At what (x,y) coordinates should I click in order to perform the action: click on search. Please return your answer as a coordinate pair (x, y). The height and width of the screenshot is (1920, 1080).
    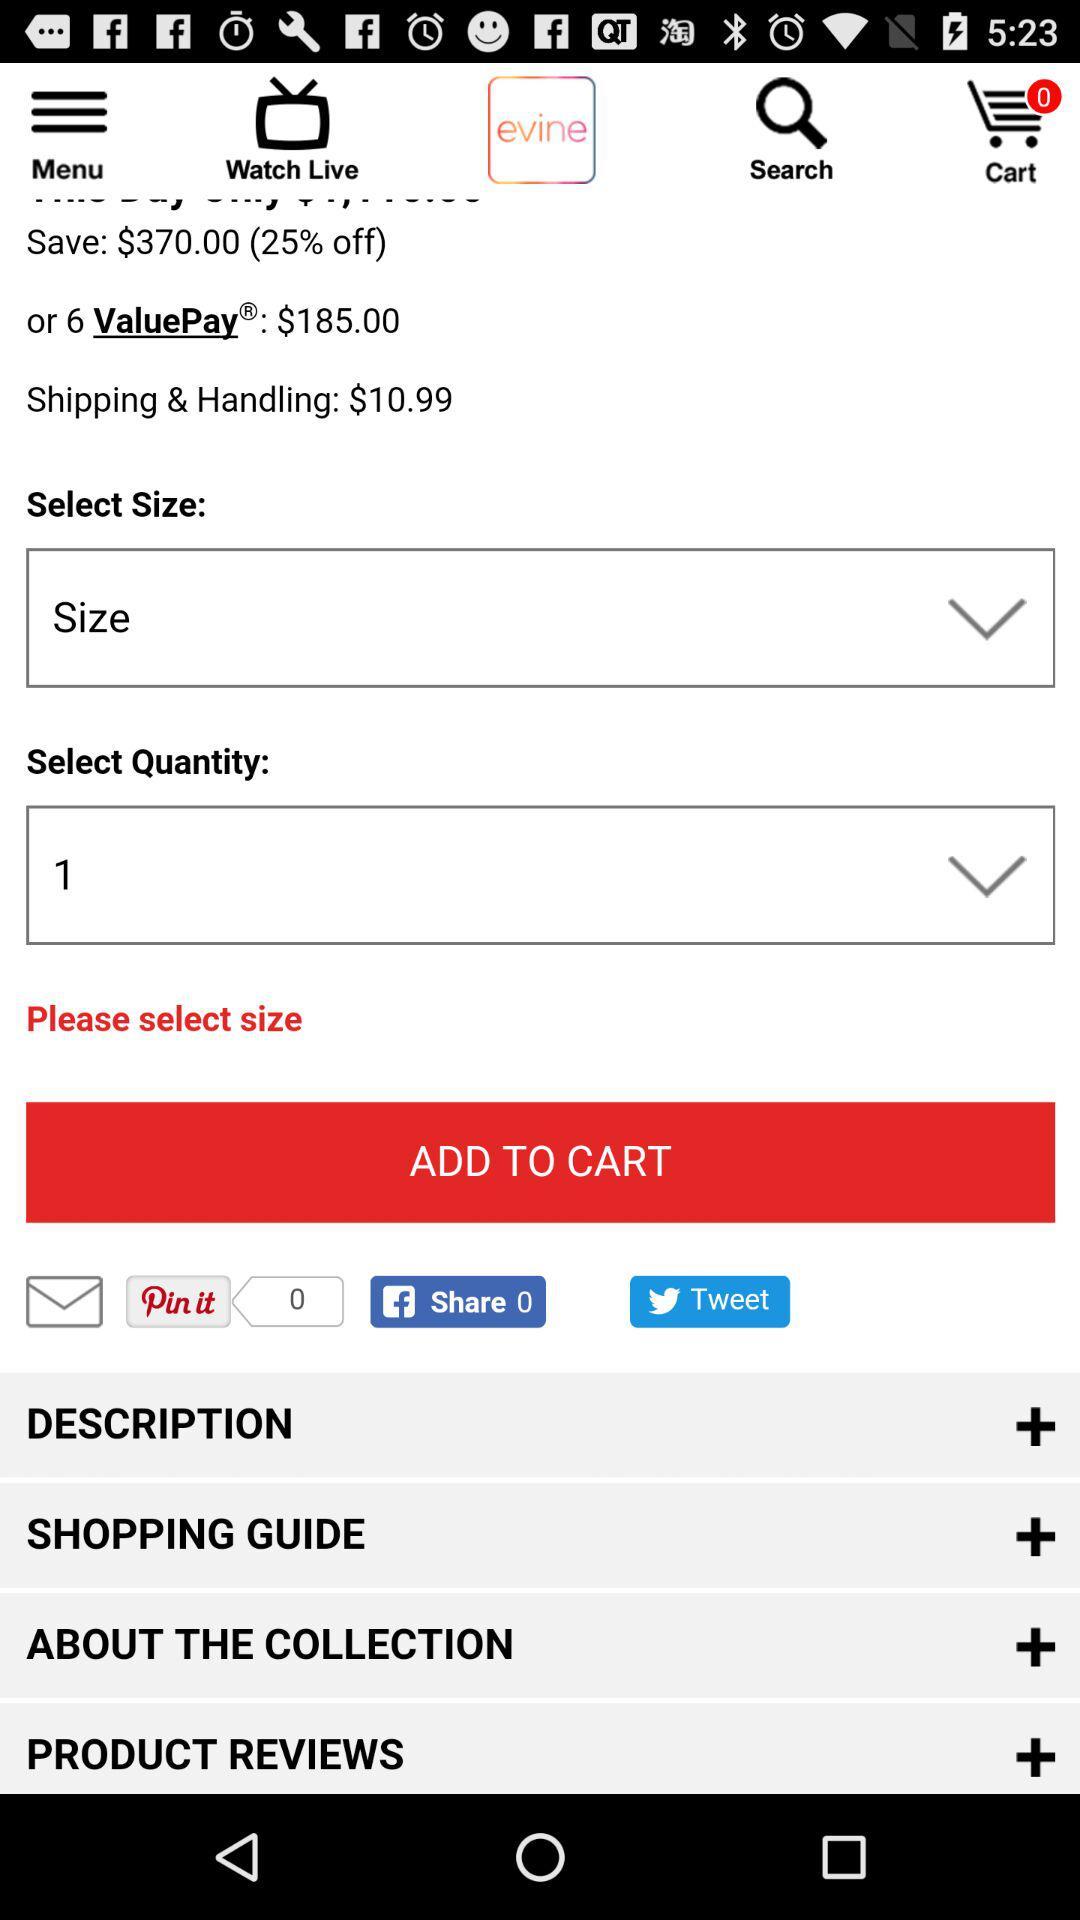
    Looking at the image, I should click on (790, 127).